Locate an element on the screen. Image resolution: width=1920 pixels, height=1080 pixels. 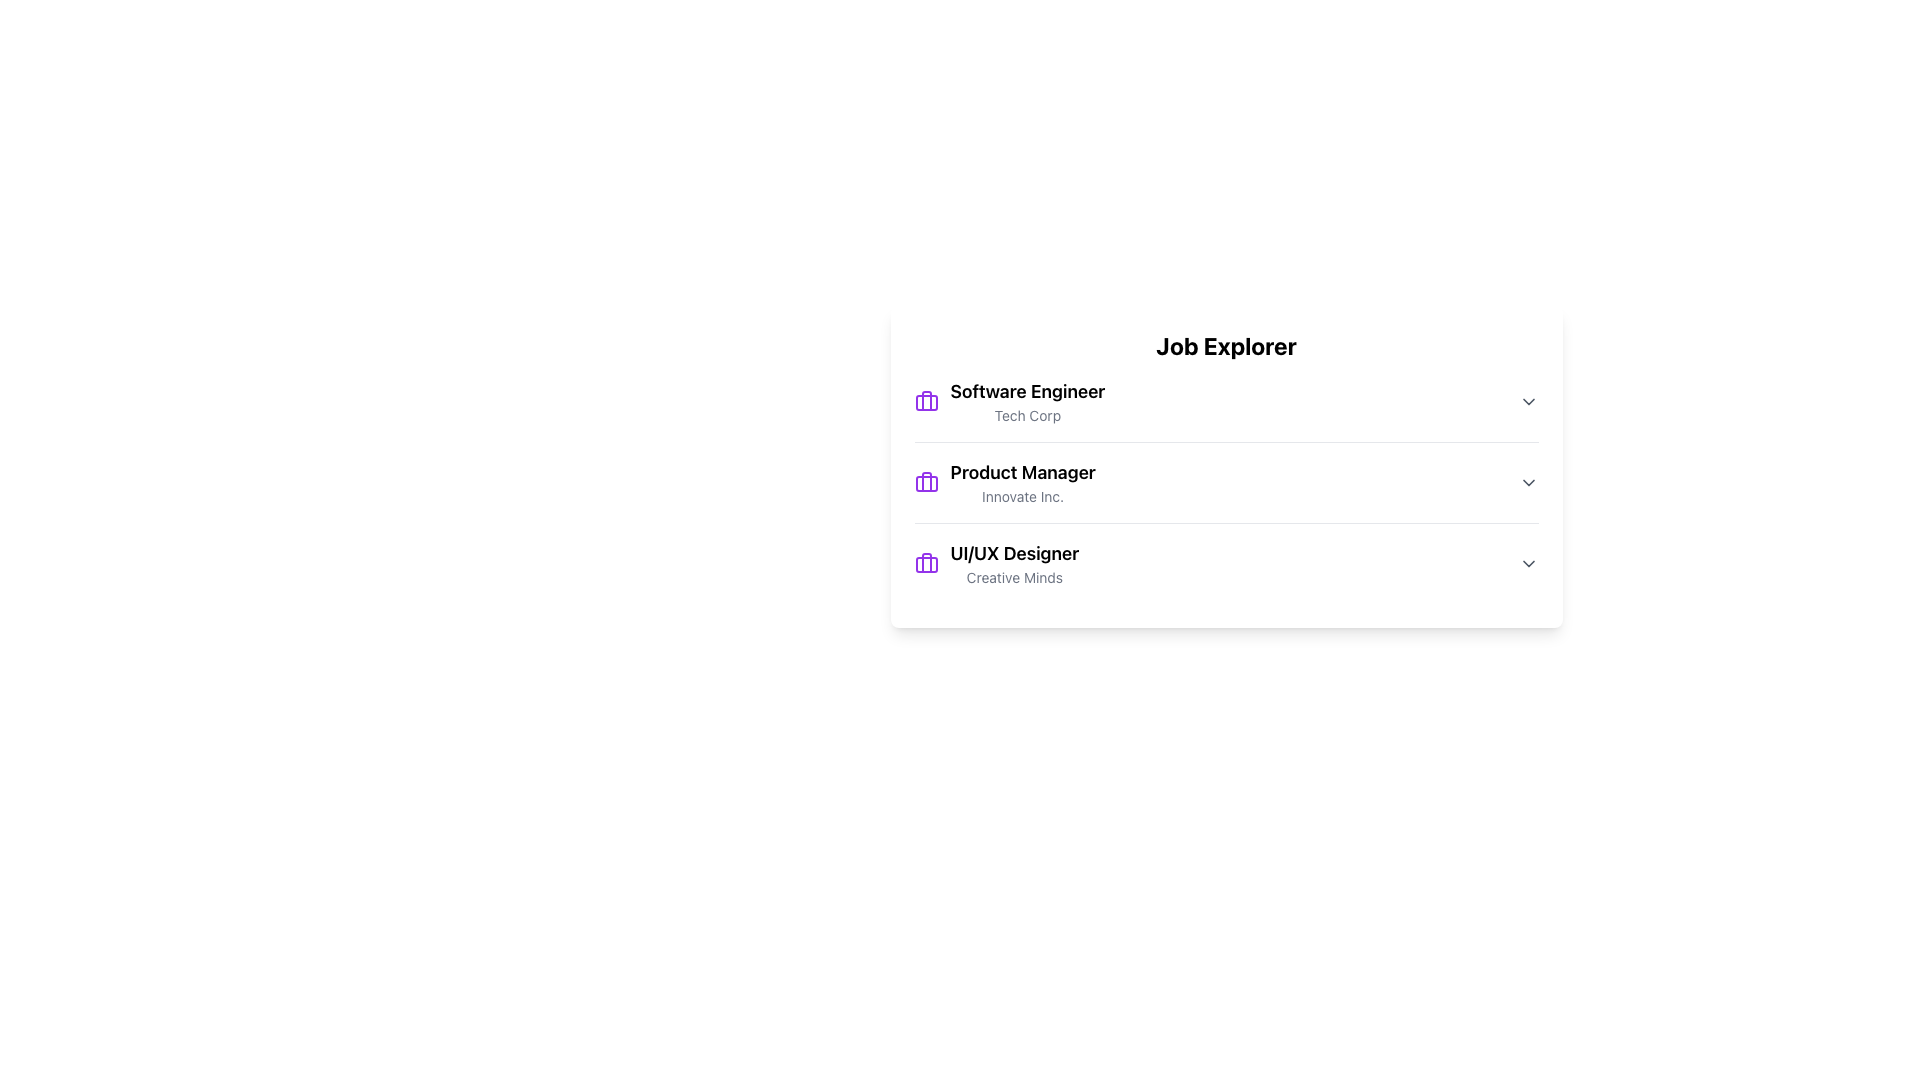
the second item in the Job Explorer list, which displays the job title 'Product Manager' and company name 'Innovate Inc.' is located at coordinates (1225, 490).